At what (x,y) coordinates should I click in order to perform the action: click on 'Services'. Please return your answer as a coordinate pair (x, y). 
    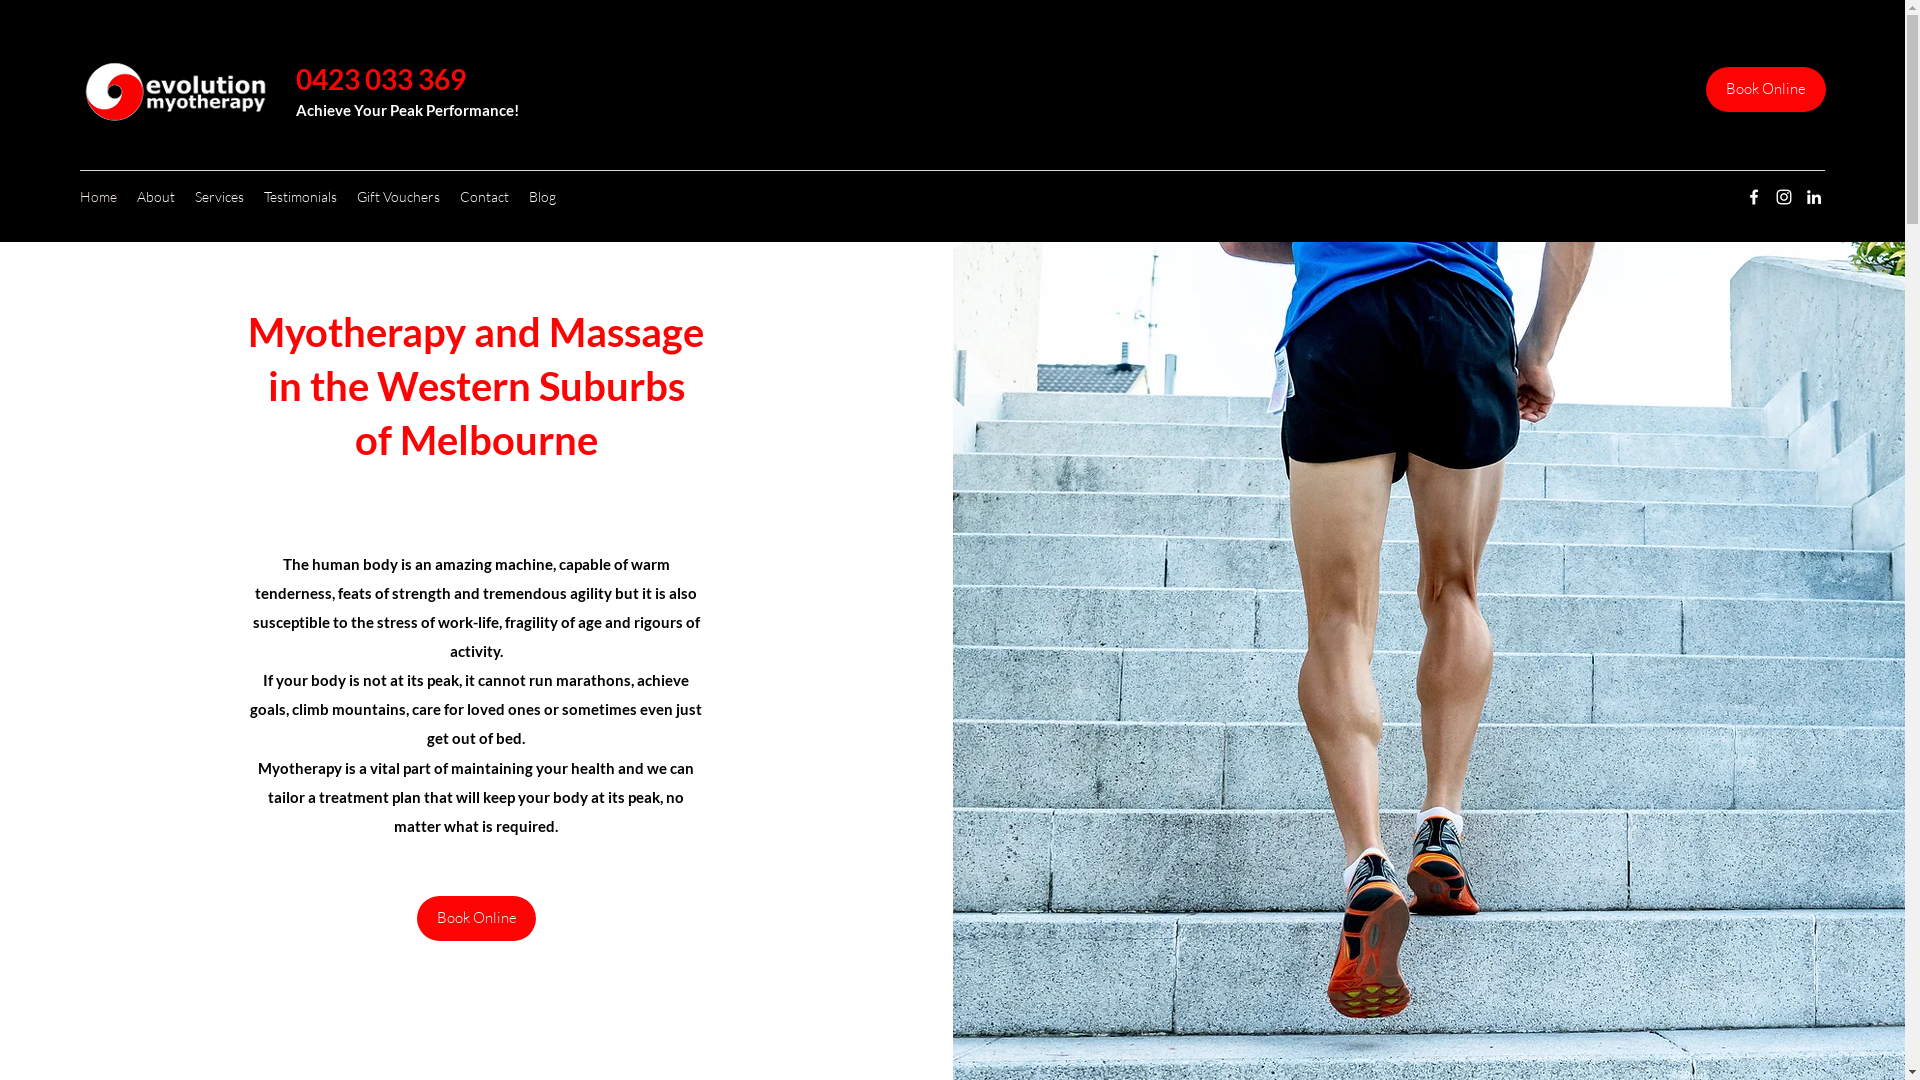
    Looking at the image, I should click on (185, 196).